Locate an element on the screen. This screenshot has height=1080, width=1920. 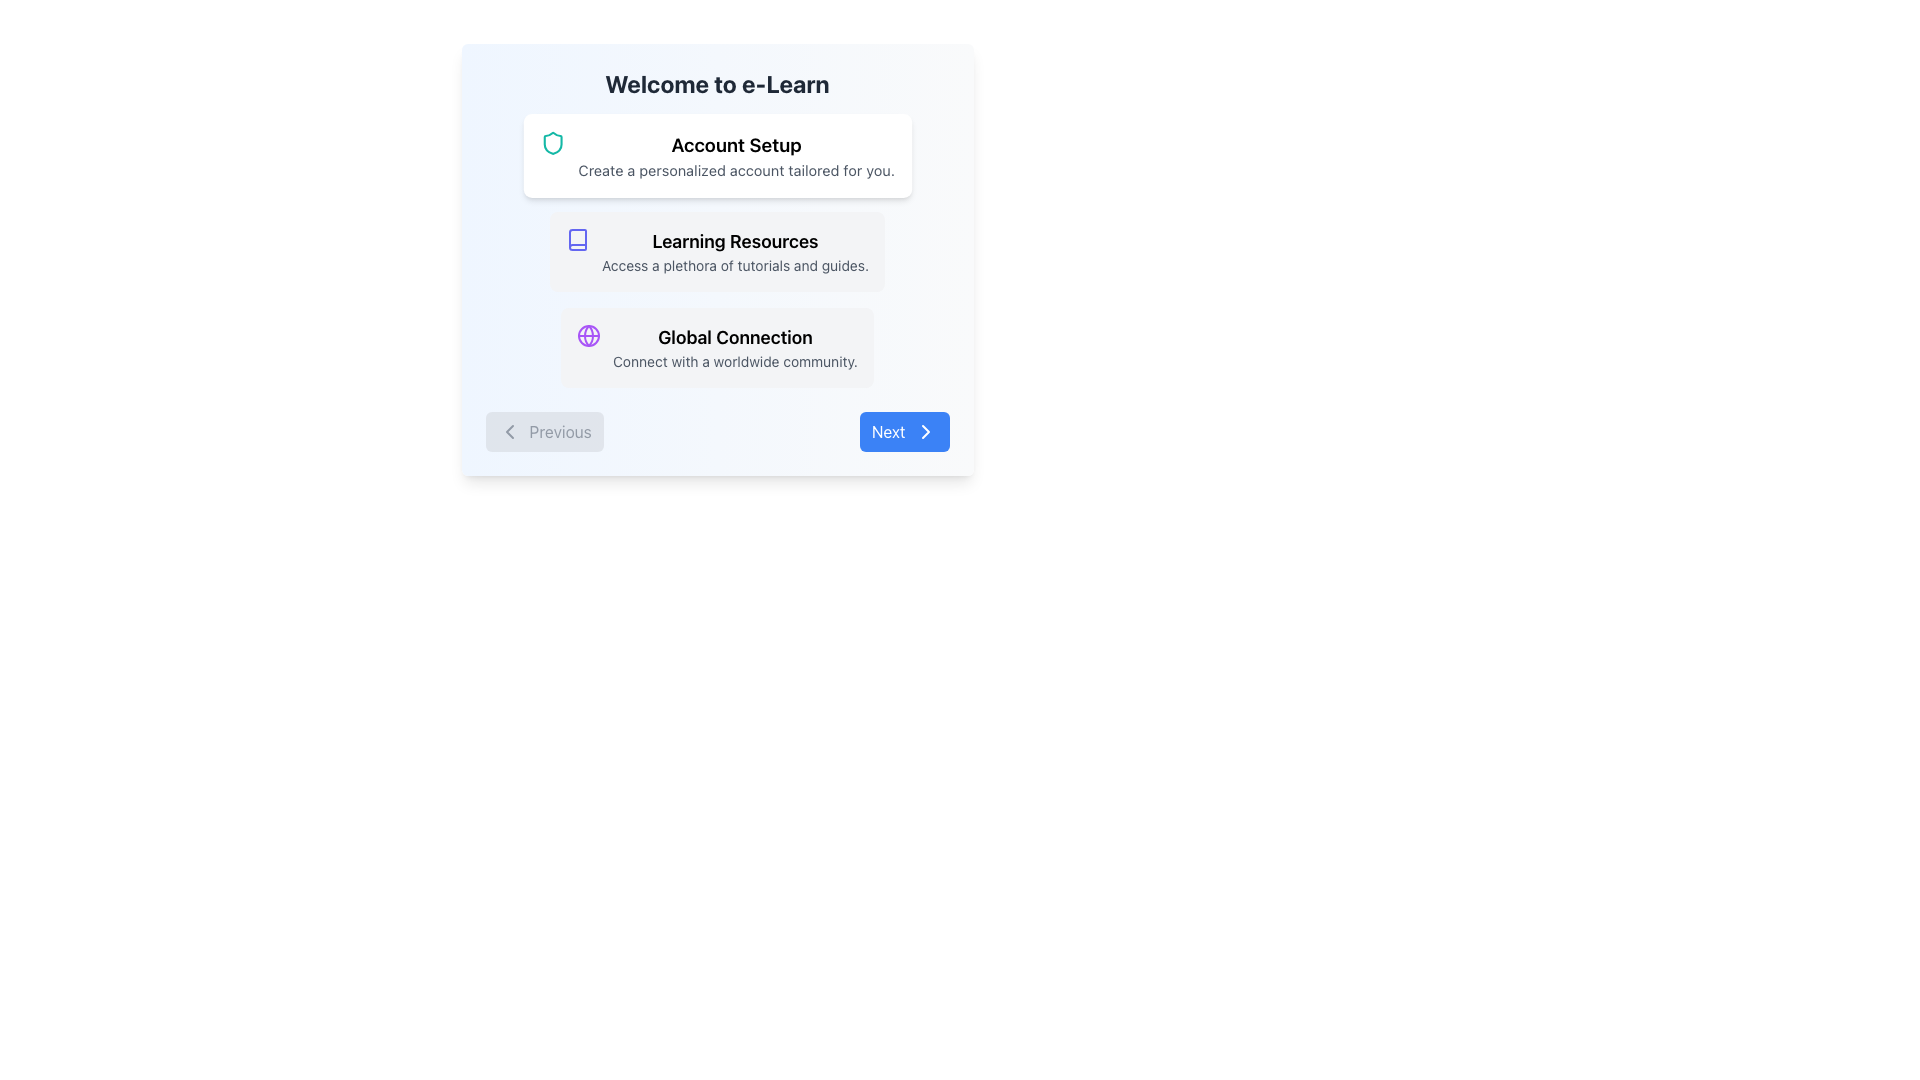
the 'Account Setup' icon, which visually represents the 'Account Setup' feature of the application, located at the top-left corner of the option in a vertical list is located at coordinates (552, 142).